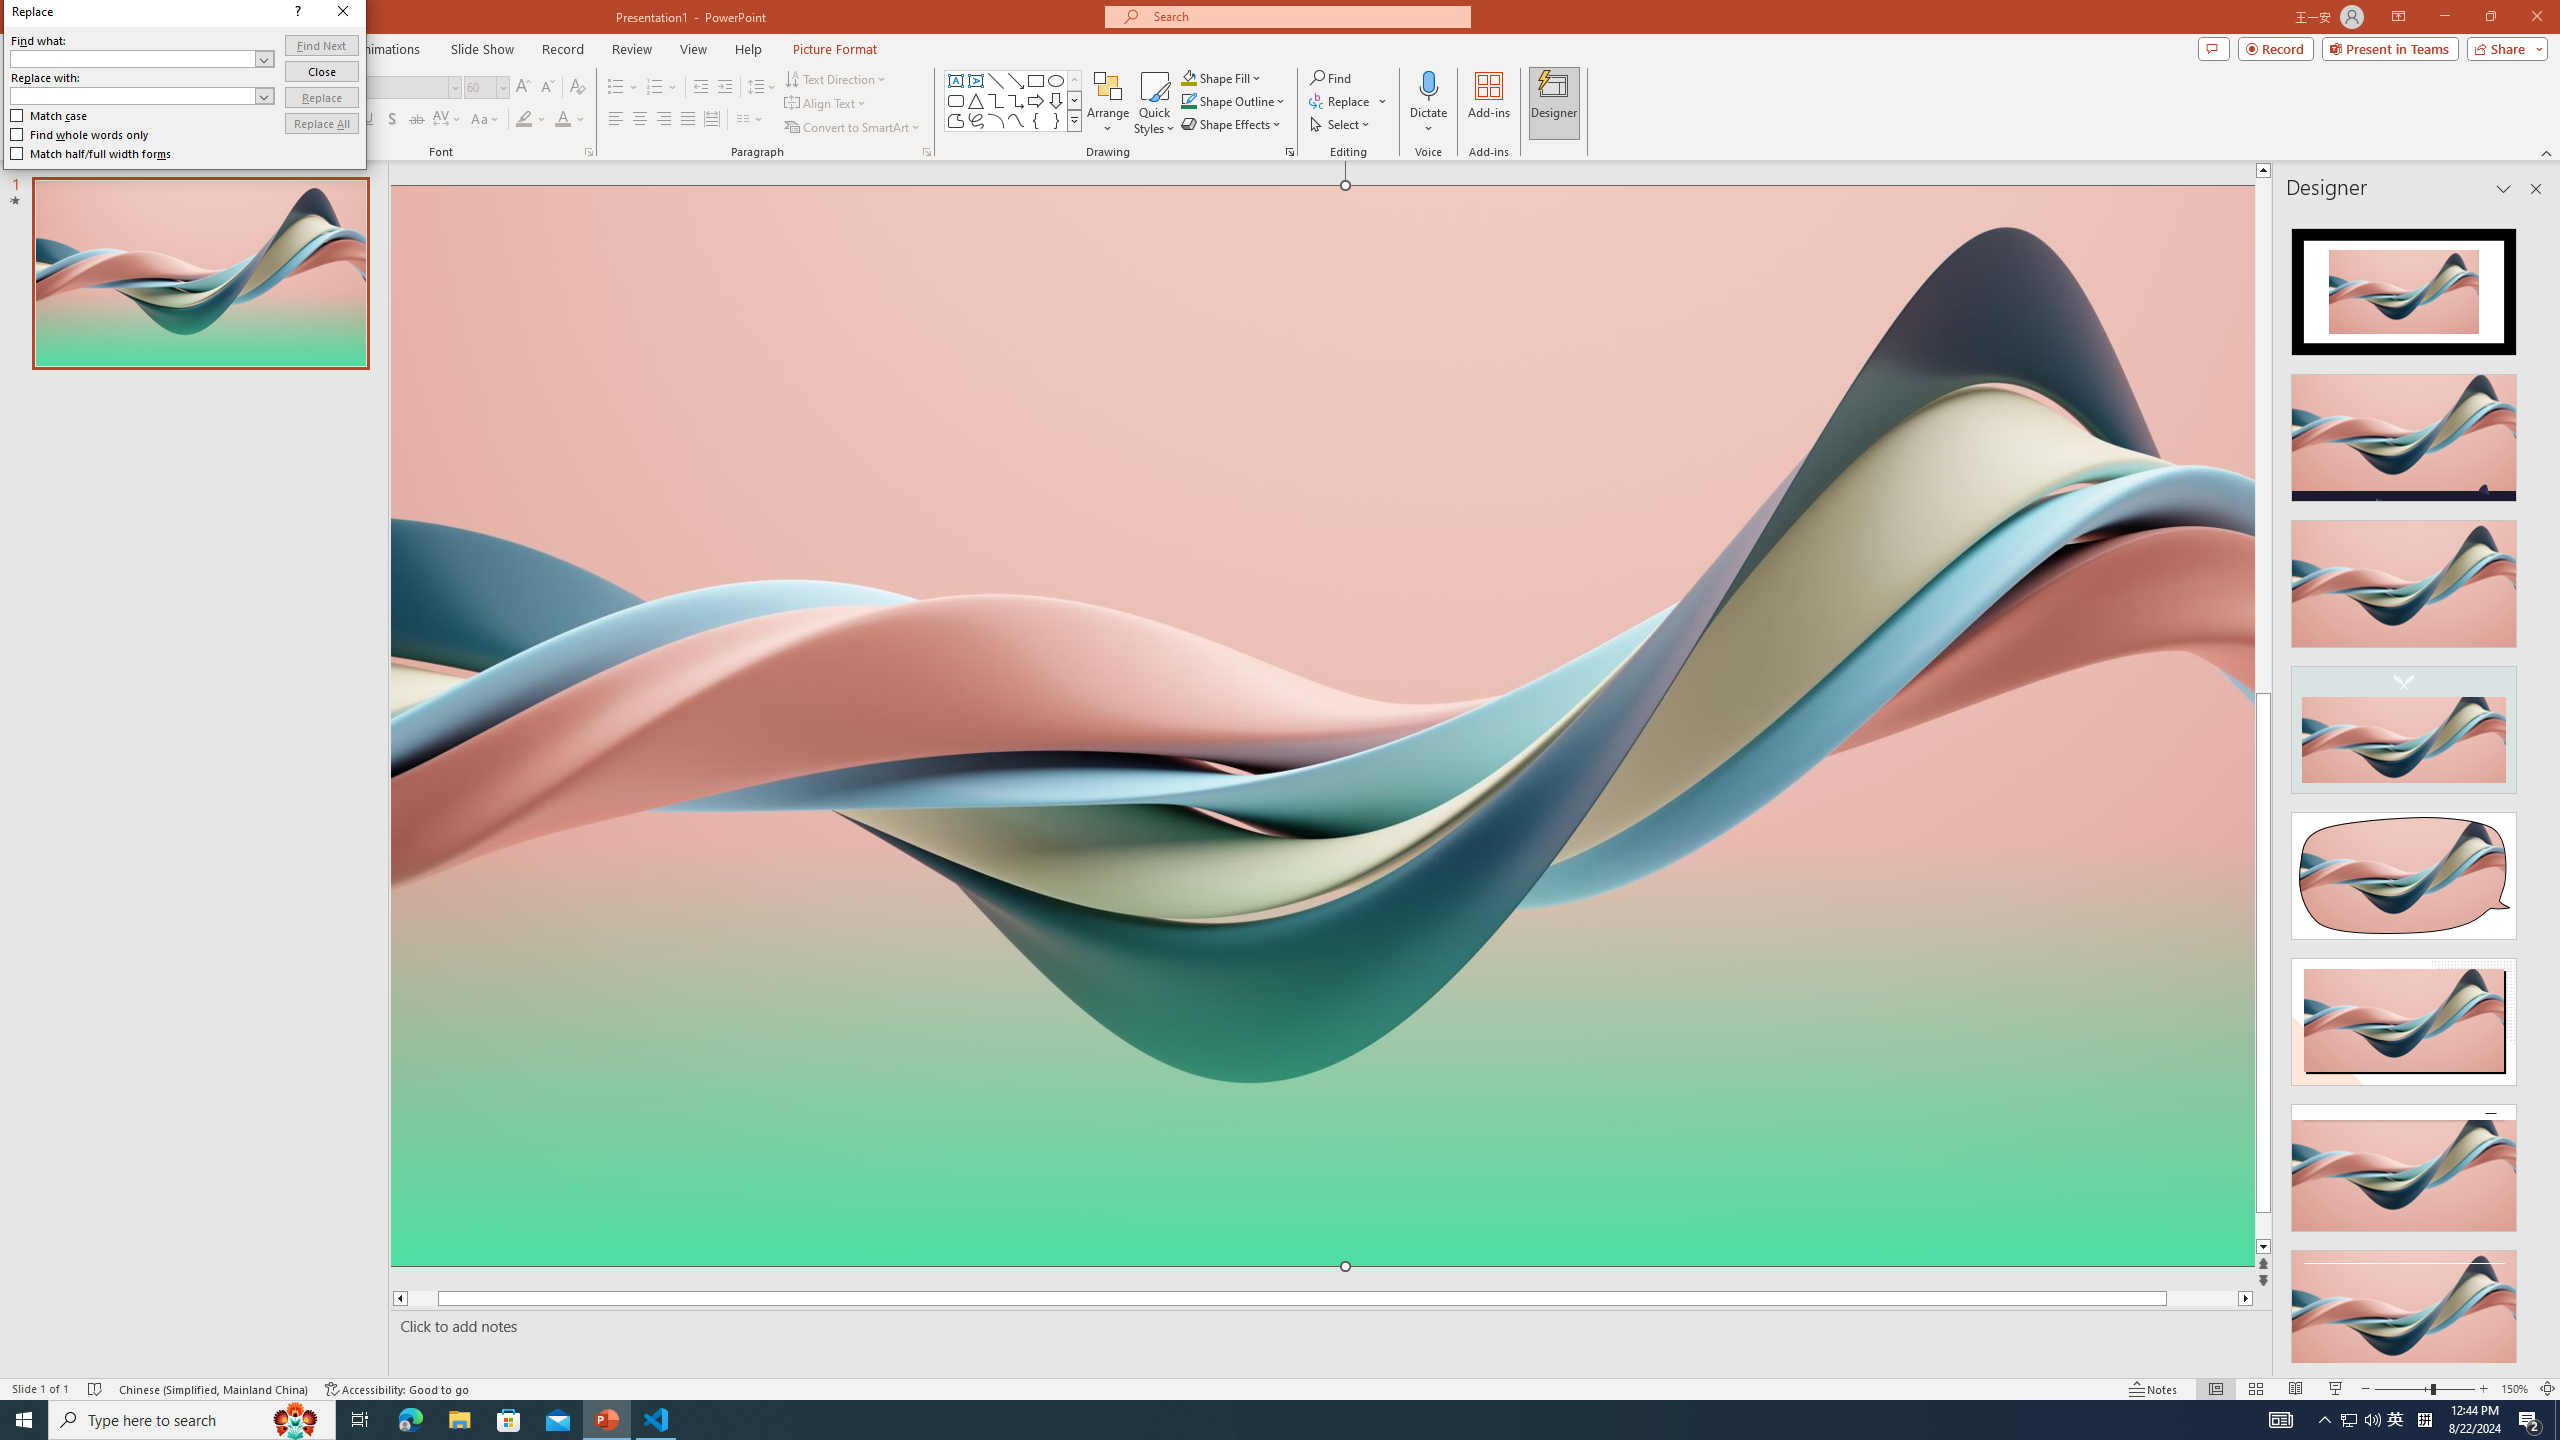 The width and height of the screenshot is (2560, 1440). What do you see at coordinates (974, 119) in the screenshot?
I see `'Freeform: Scribble'` at bounding box center [974, 119].